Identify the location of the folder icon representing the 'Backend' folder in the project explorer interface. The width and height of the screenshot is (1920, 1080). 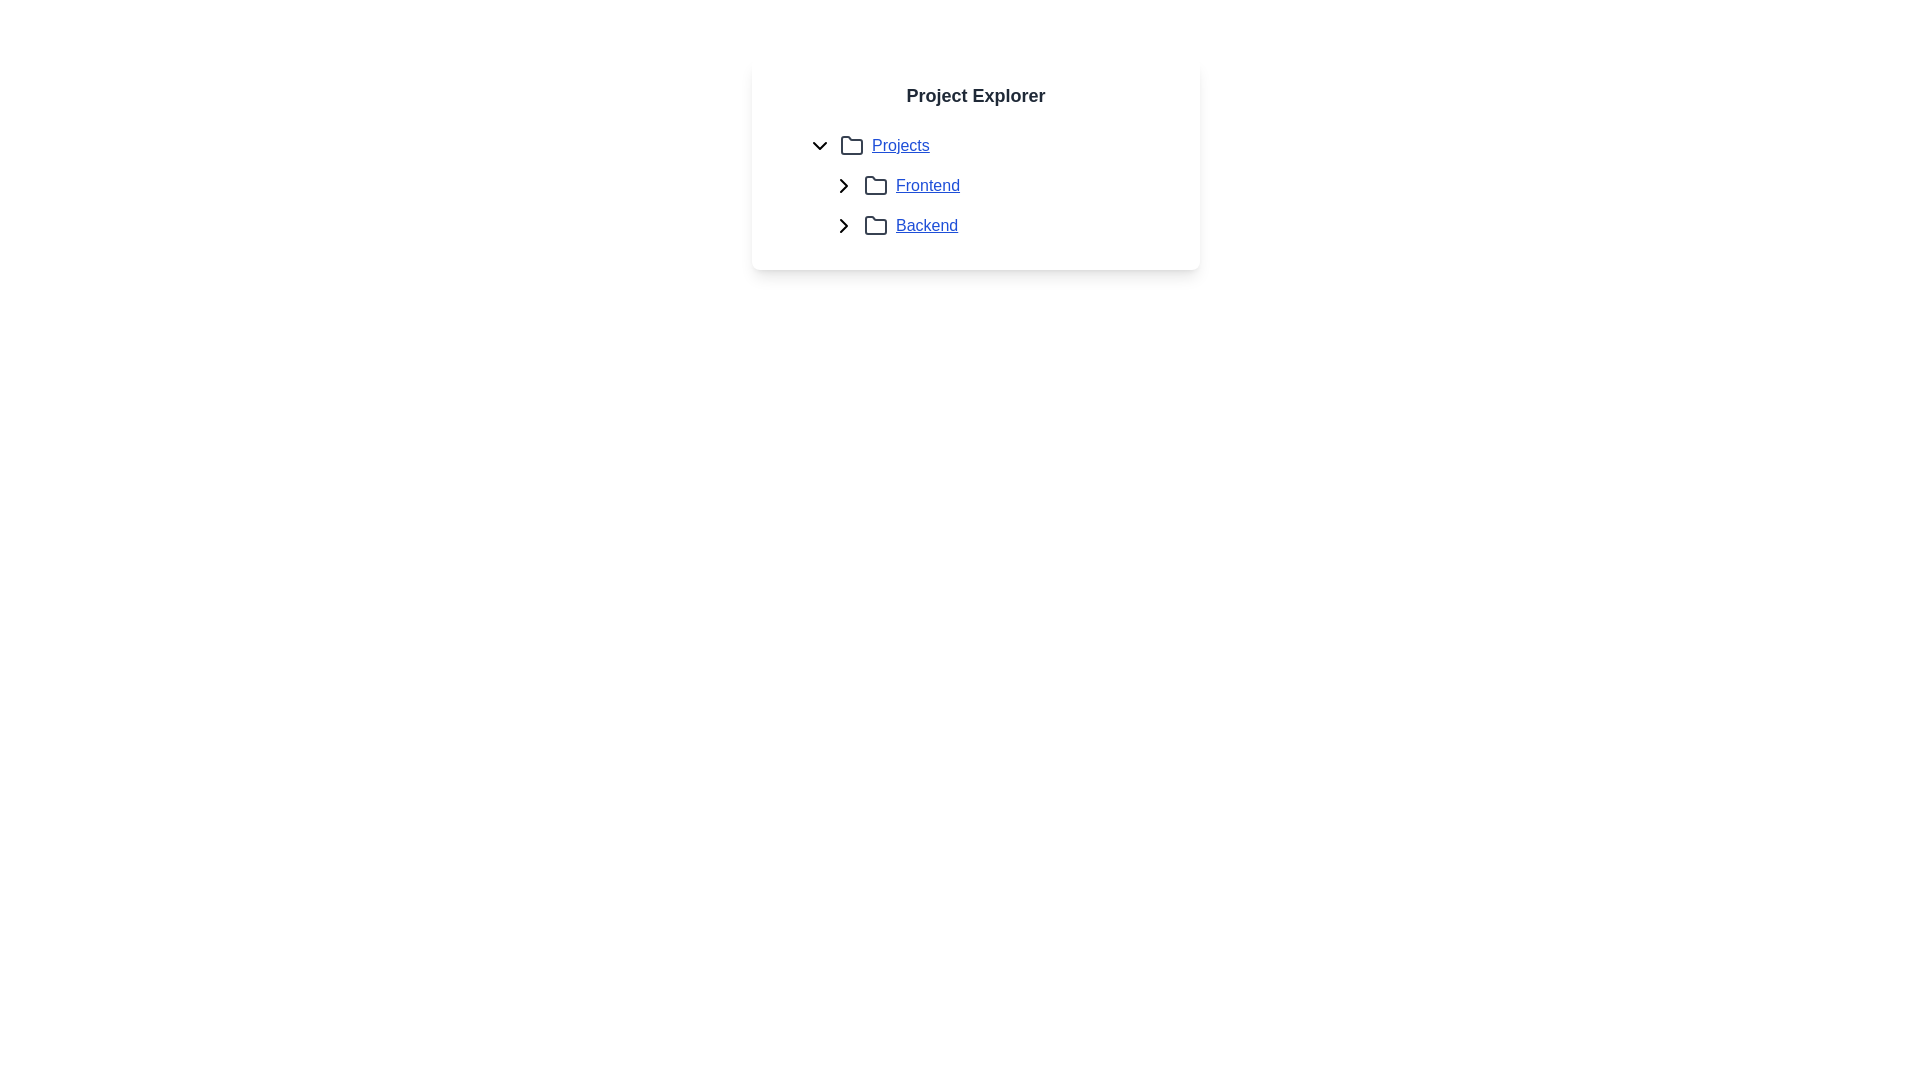
(875, 224).